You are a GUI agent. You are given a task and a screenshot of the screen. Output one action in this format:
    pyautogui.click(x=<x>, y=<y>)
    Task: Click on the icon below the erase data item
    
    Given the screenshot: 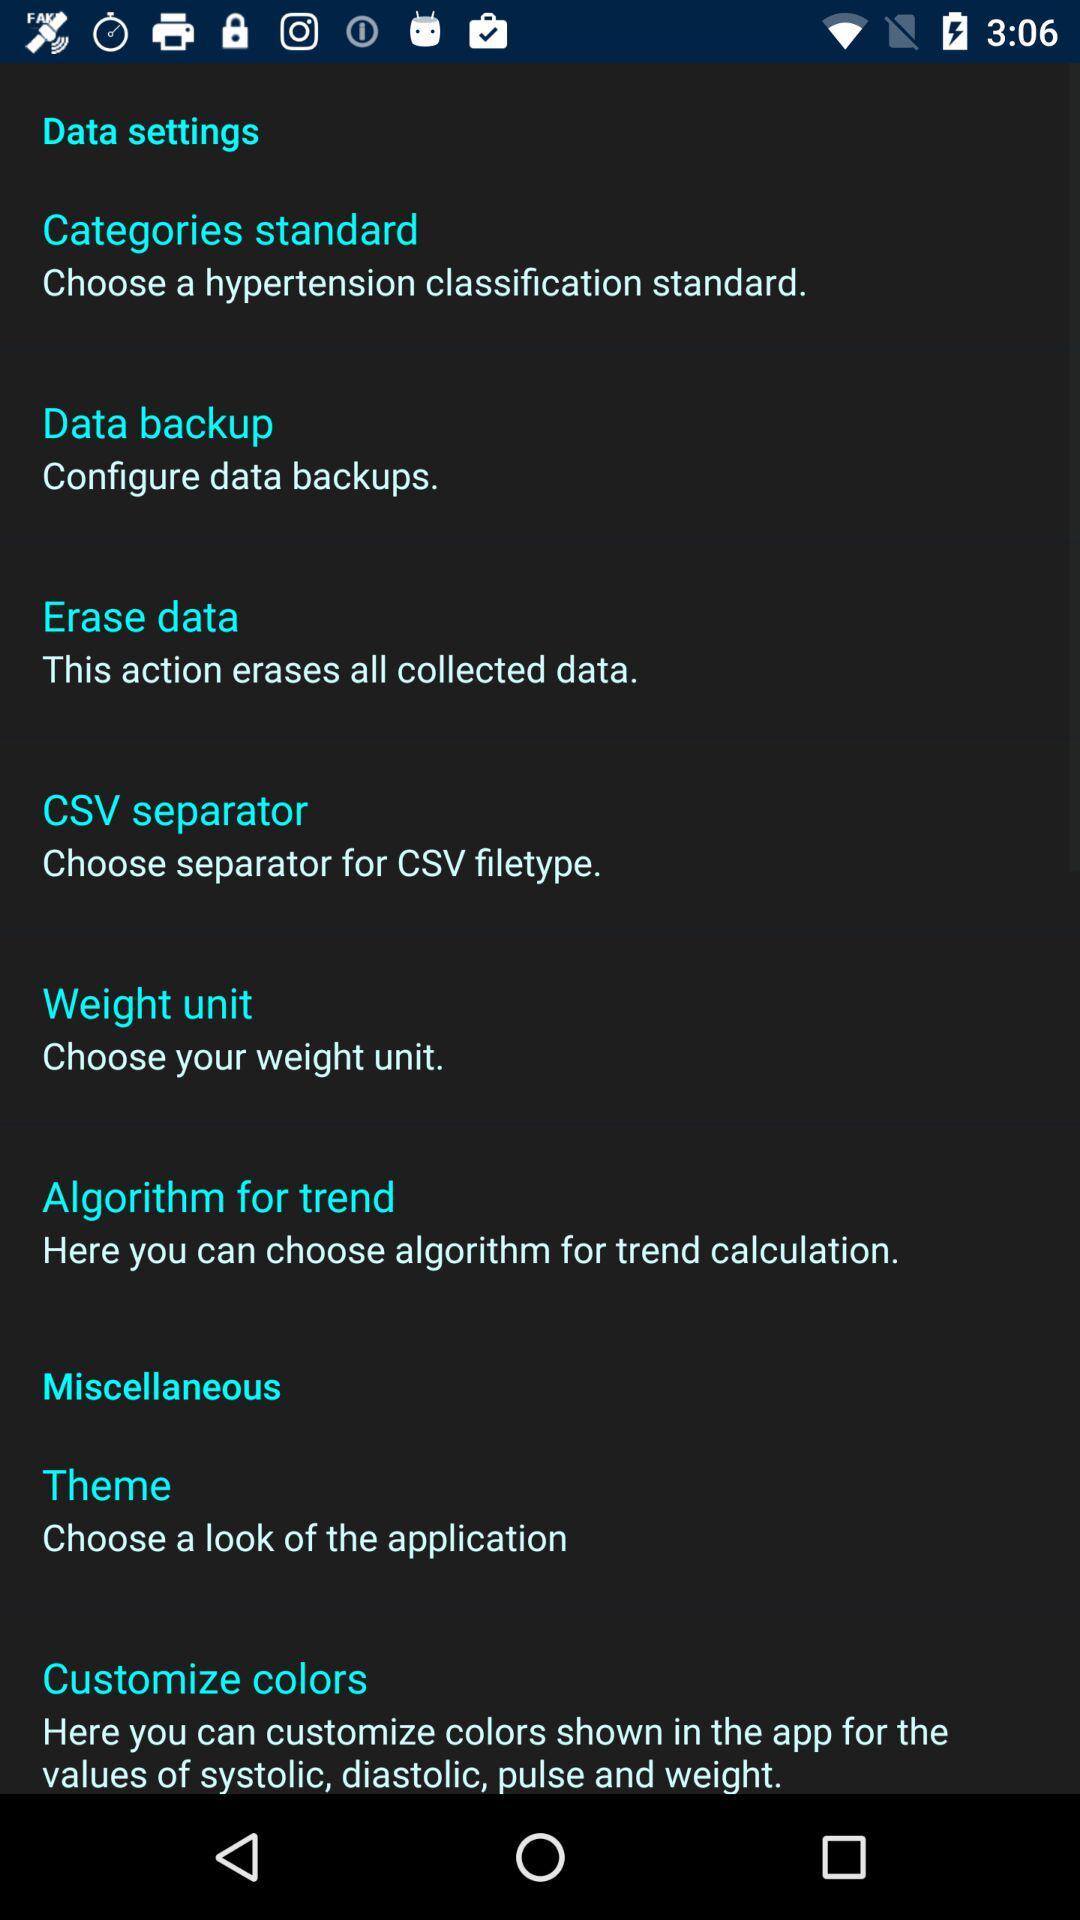 What is the action you would take?
    pyautogui.click(x=339, y=668)
    